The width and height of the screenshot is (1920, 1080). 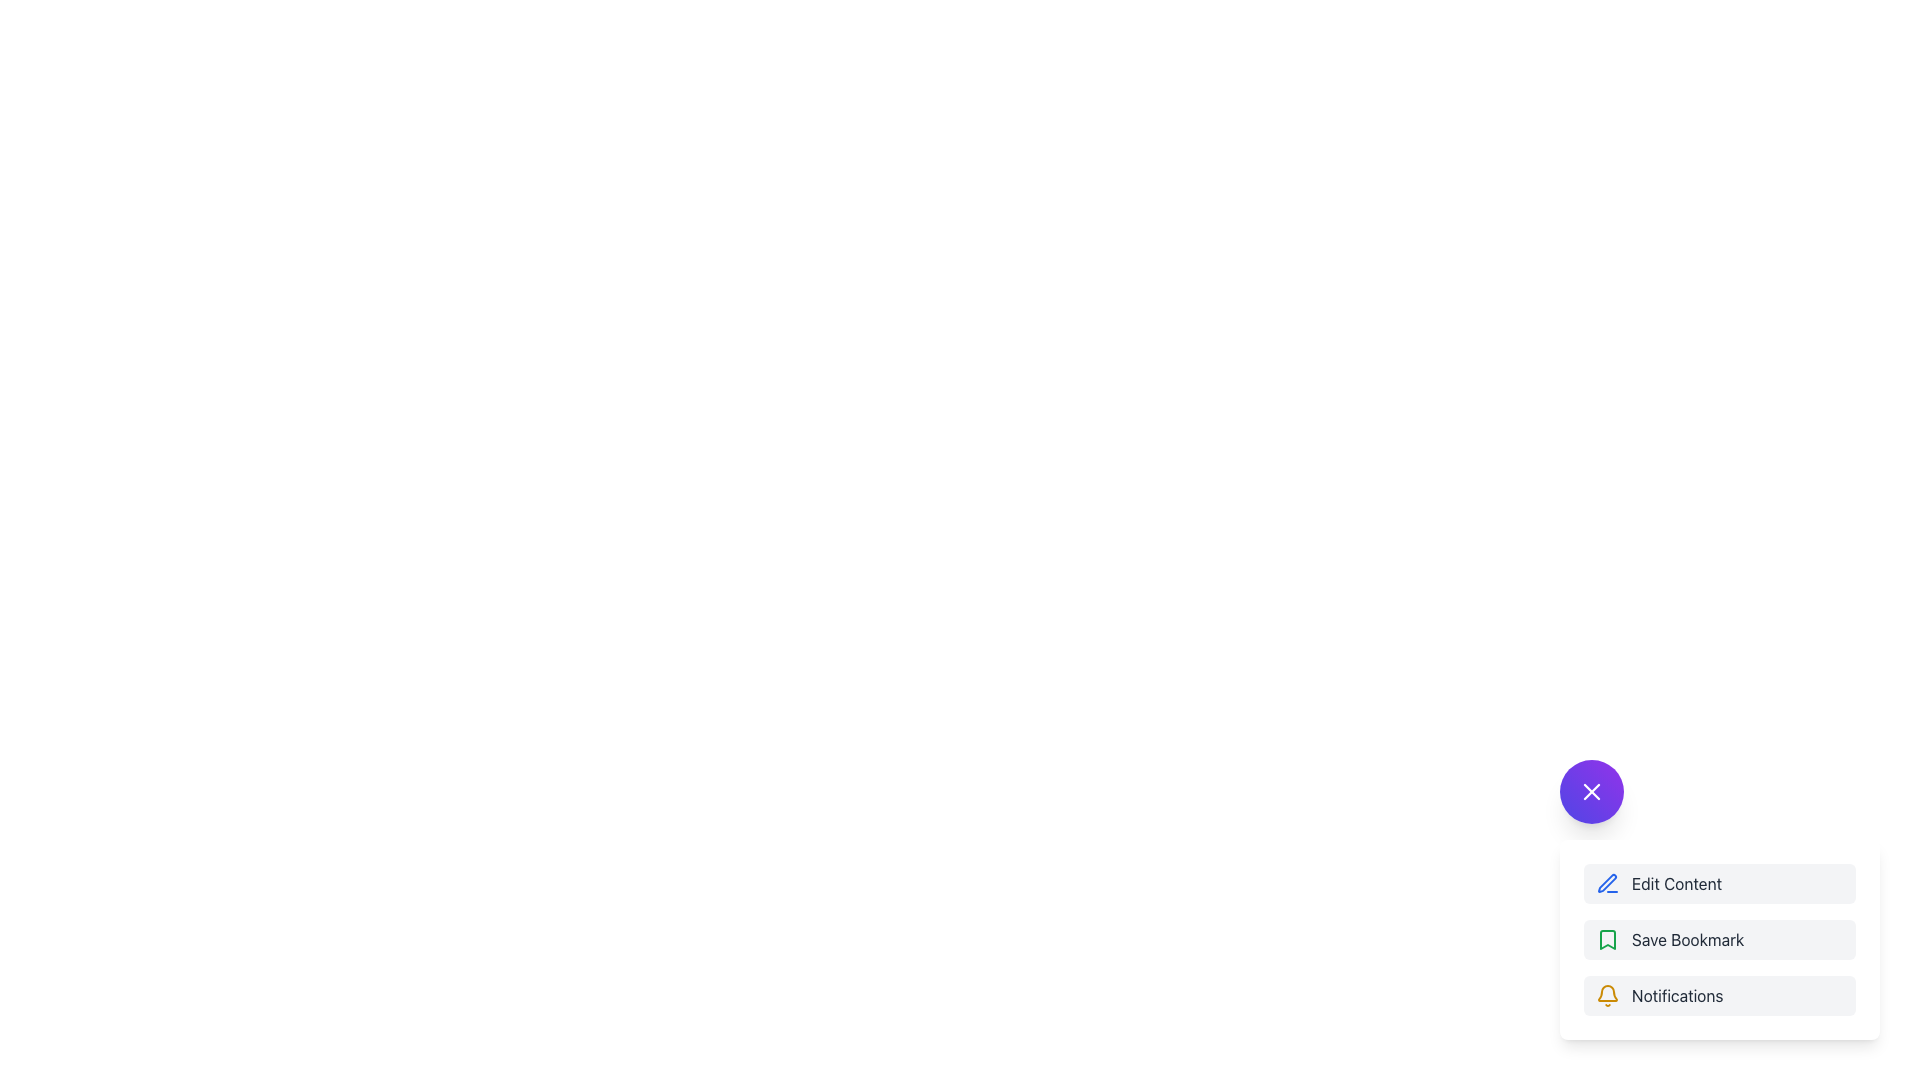 What do you see at coordinates (1718, 995) in the screenshot?
I see `the 'Notifications' button` at bounding box center [1718, 995].